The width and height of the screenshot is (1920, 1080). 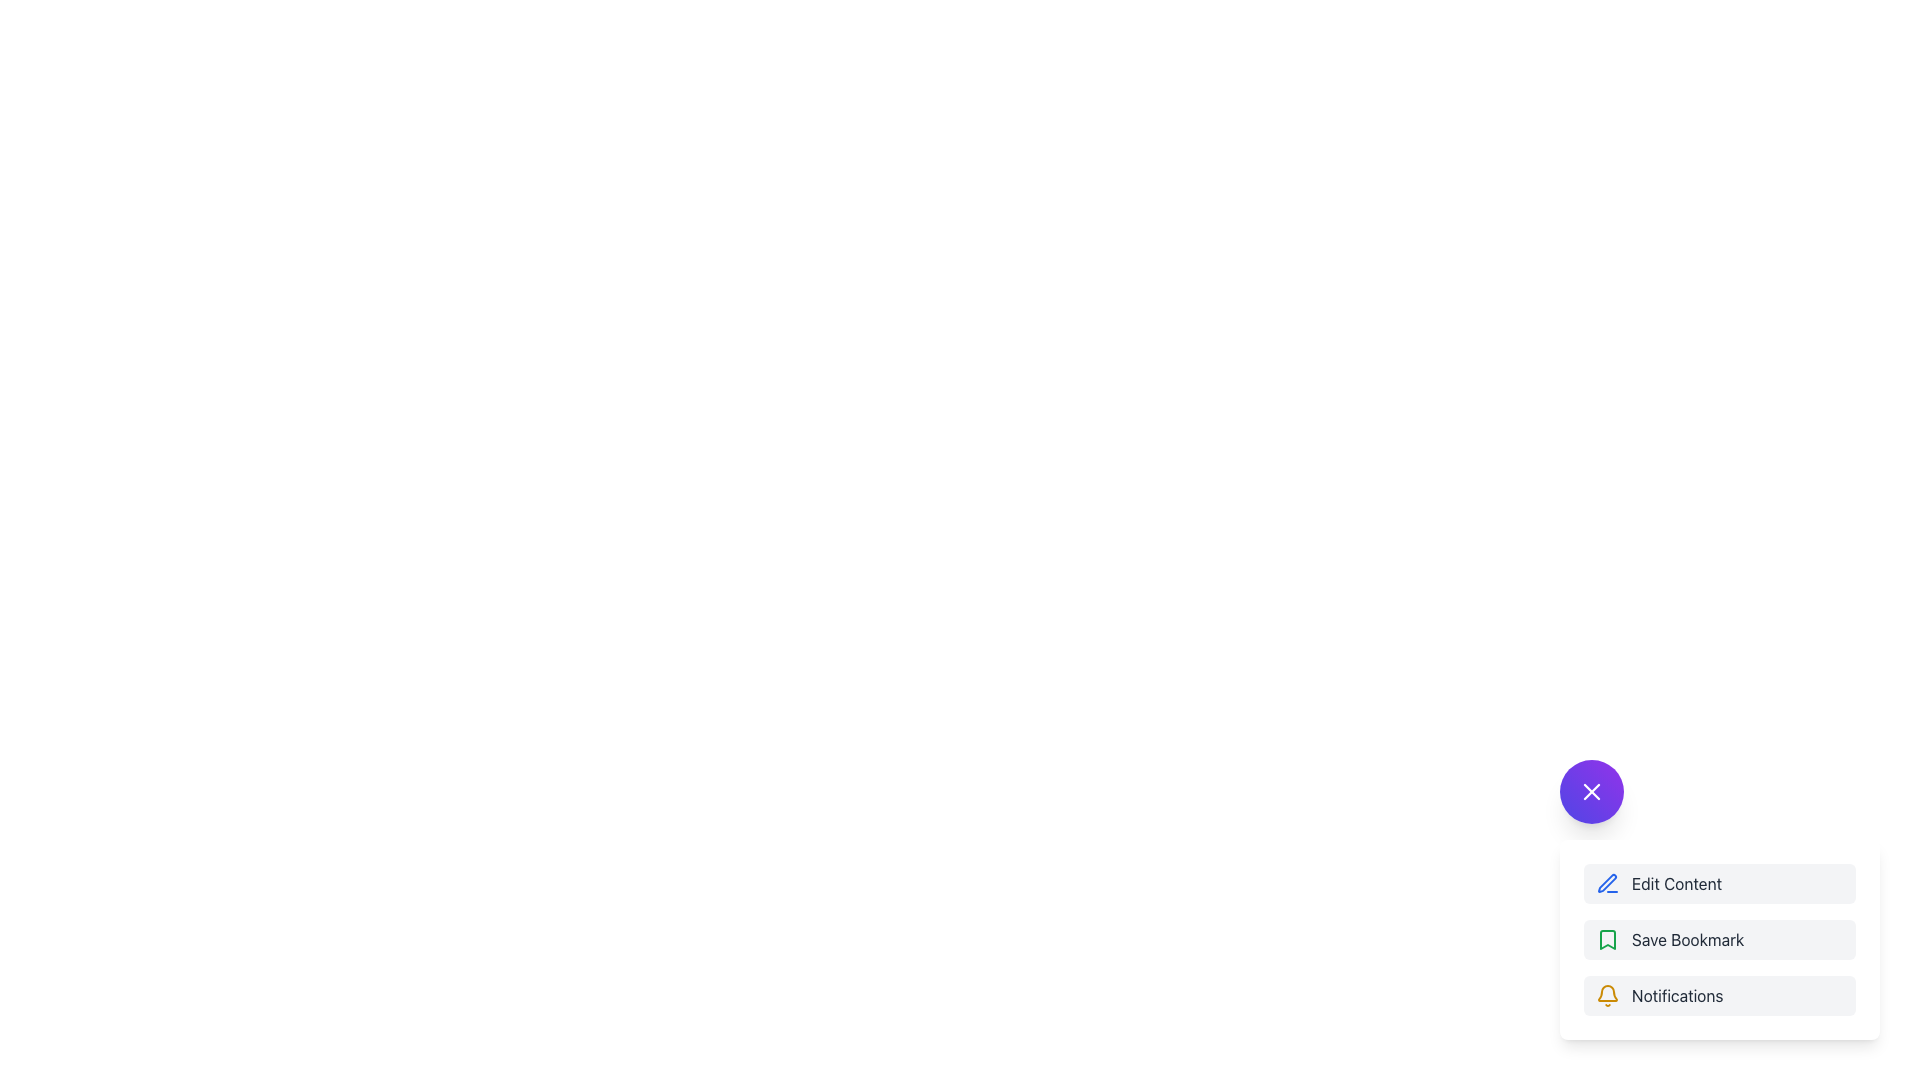 What do you see at coordinates (1718, 995) in the screenshot?
I see `the 'Notifications' button` at bounding box center [1718, 995].